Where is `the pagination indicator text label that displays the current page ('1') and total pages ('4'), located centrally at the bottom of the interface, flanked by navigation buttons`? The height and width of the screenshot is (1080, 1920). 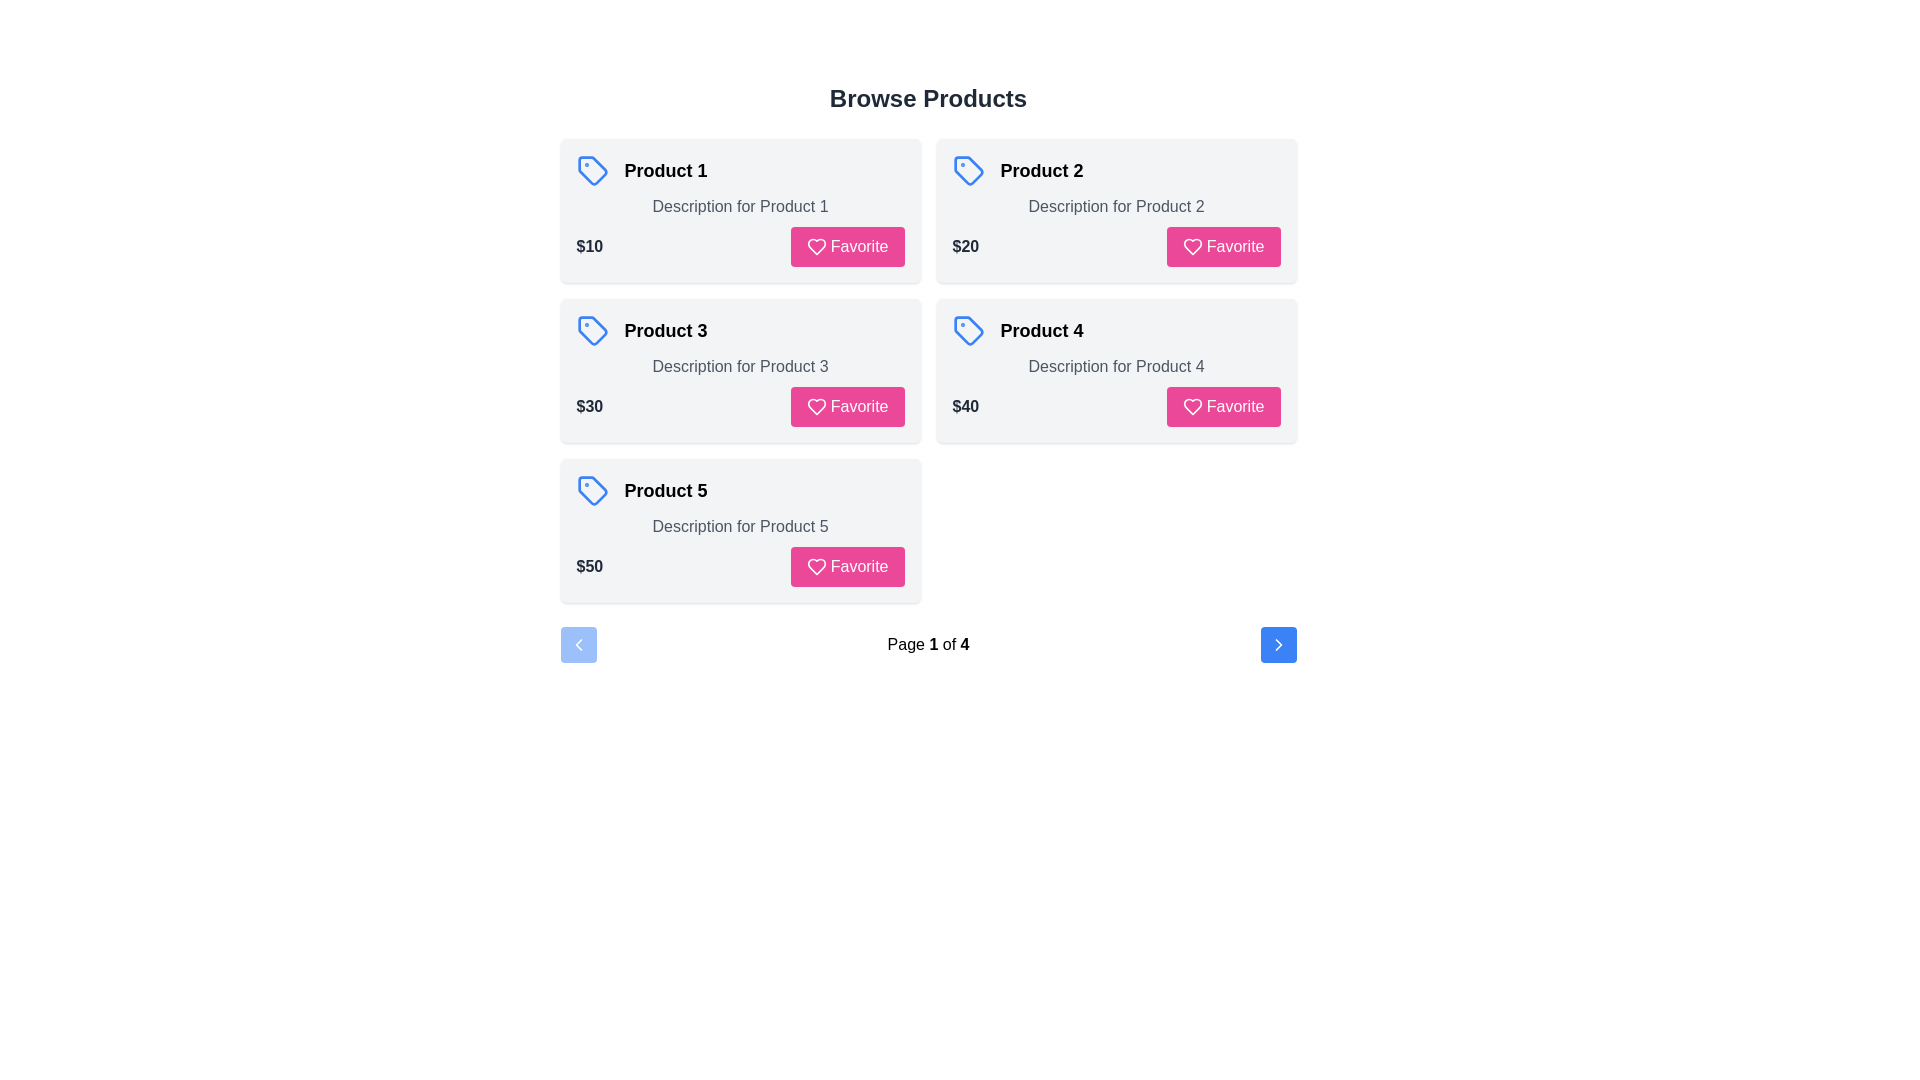 the pagination indicator text label that displays the current page ('1') and total pages ('4'), located centrally at the bottom of the interface, flanked by navigation buttons is located at coordinates (927, 644).